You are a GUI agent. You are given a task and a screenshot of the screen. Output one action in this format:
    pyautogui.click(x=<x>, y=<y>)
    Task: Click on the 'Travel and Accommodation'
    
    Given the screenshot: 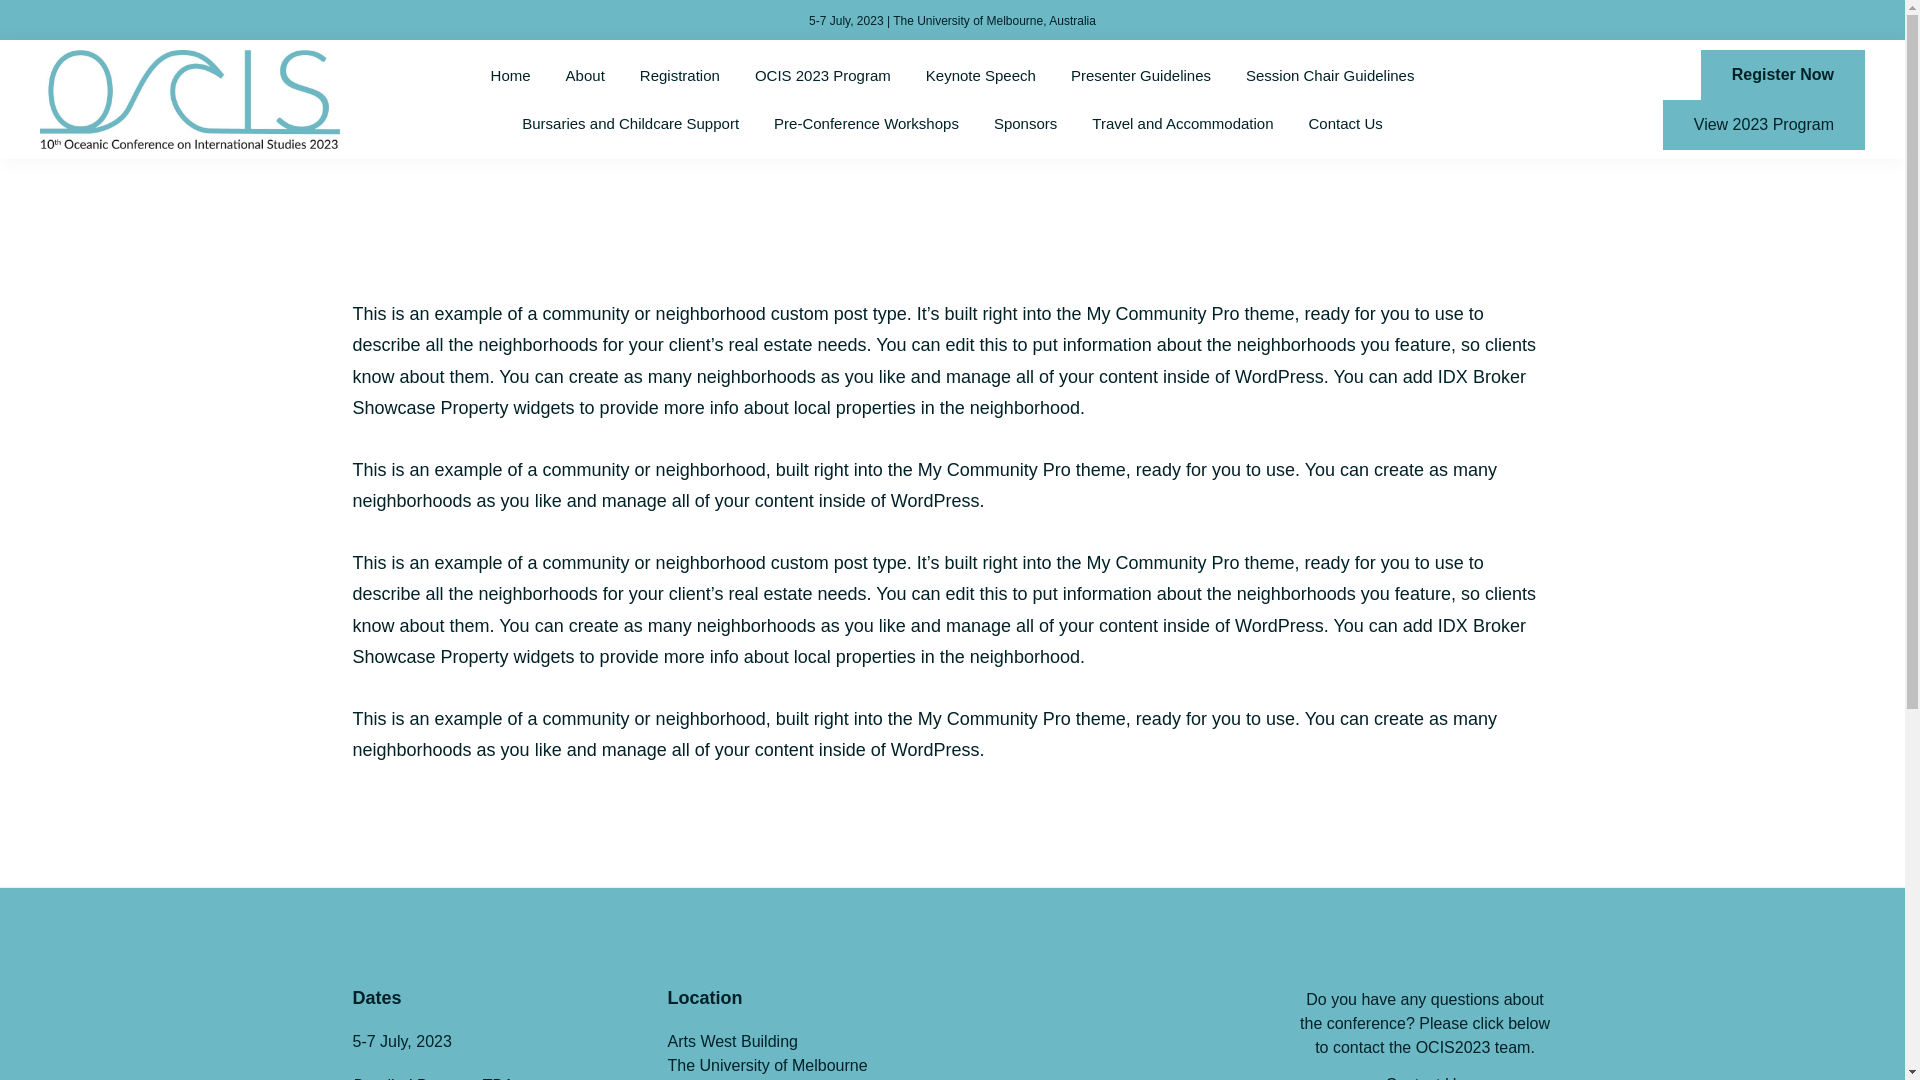 What is the action you would take?
    pyautogui.click(x=1182, y=123)
    